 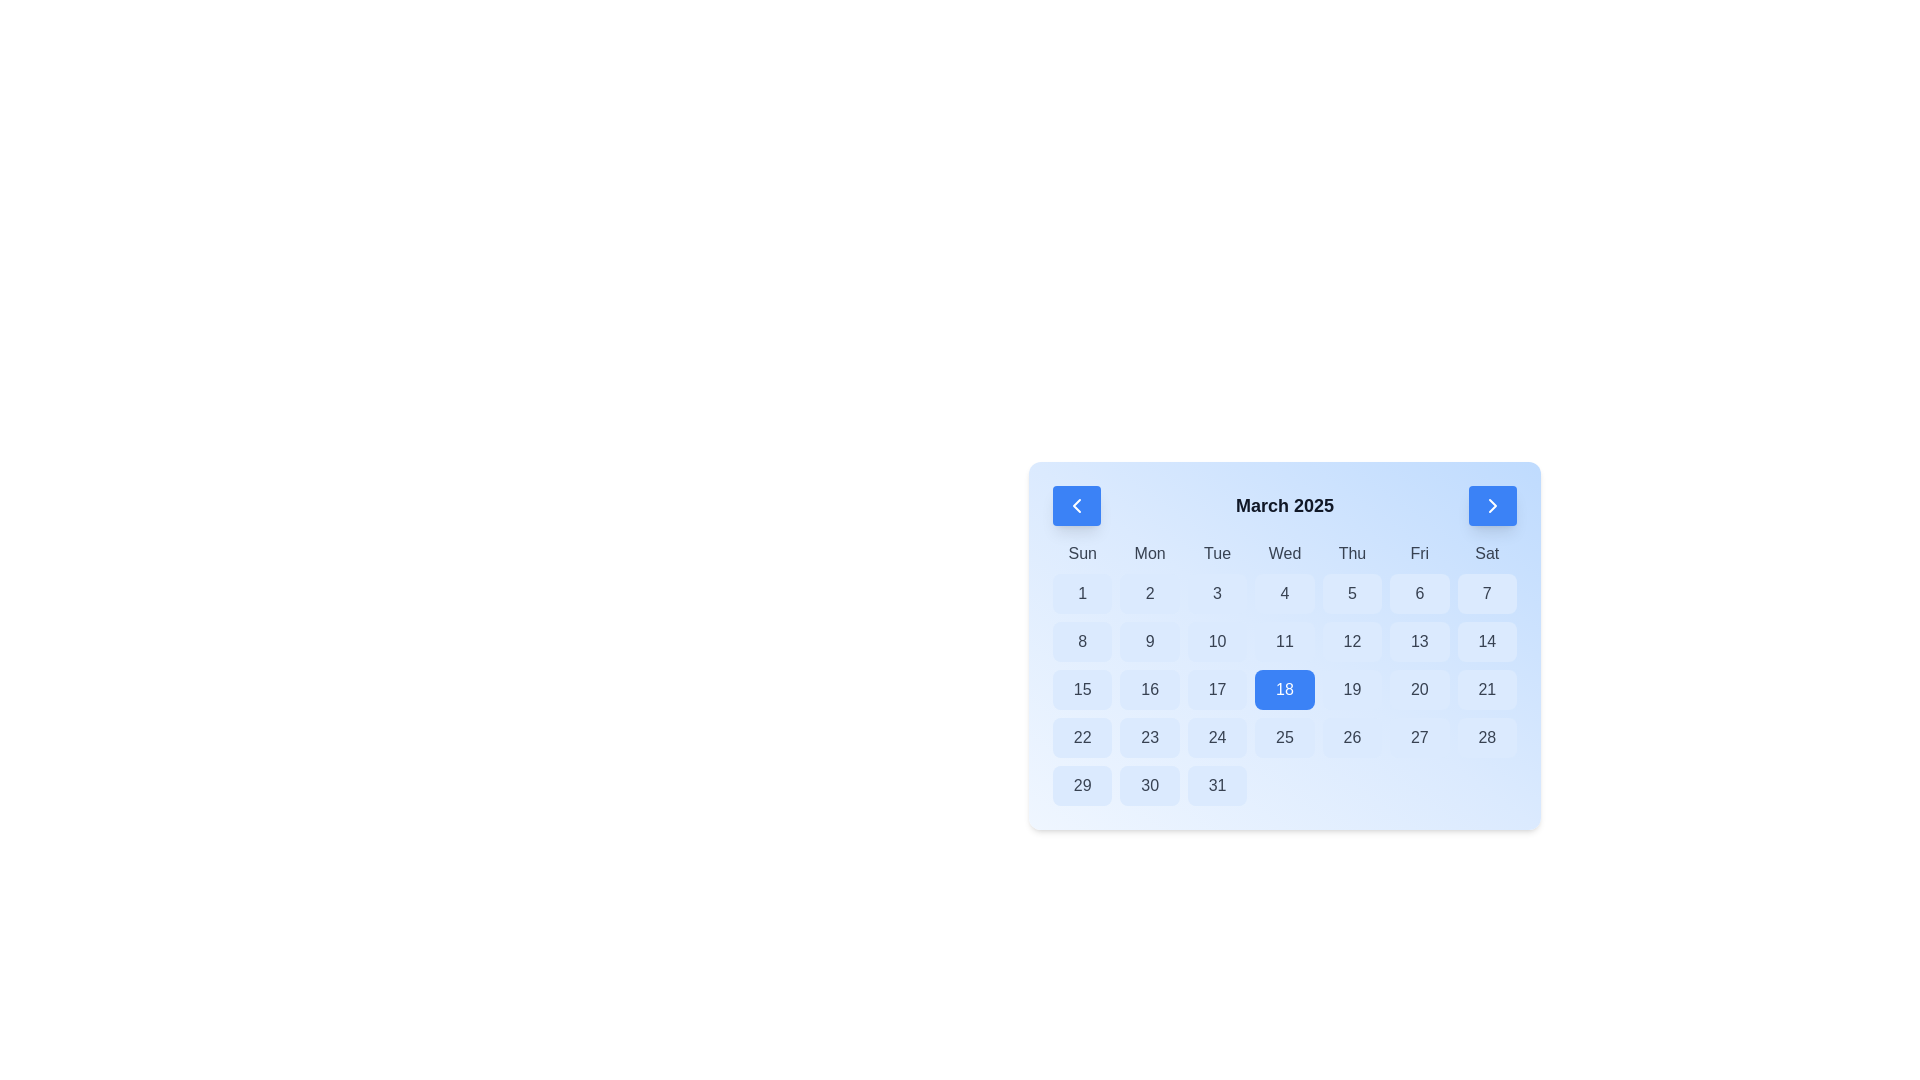 I want to click on the text label 'Tue', which is the third text element in the row of days of the week, located between 'Mon' and 'Wed', so click(x=1216, y=554).